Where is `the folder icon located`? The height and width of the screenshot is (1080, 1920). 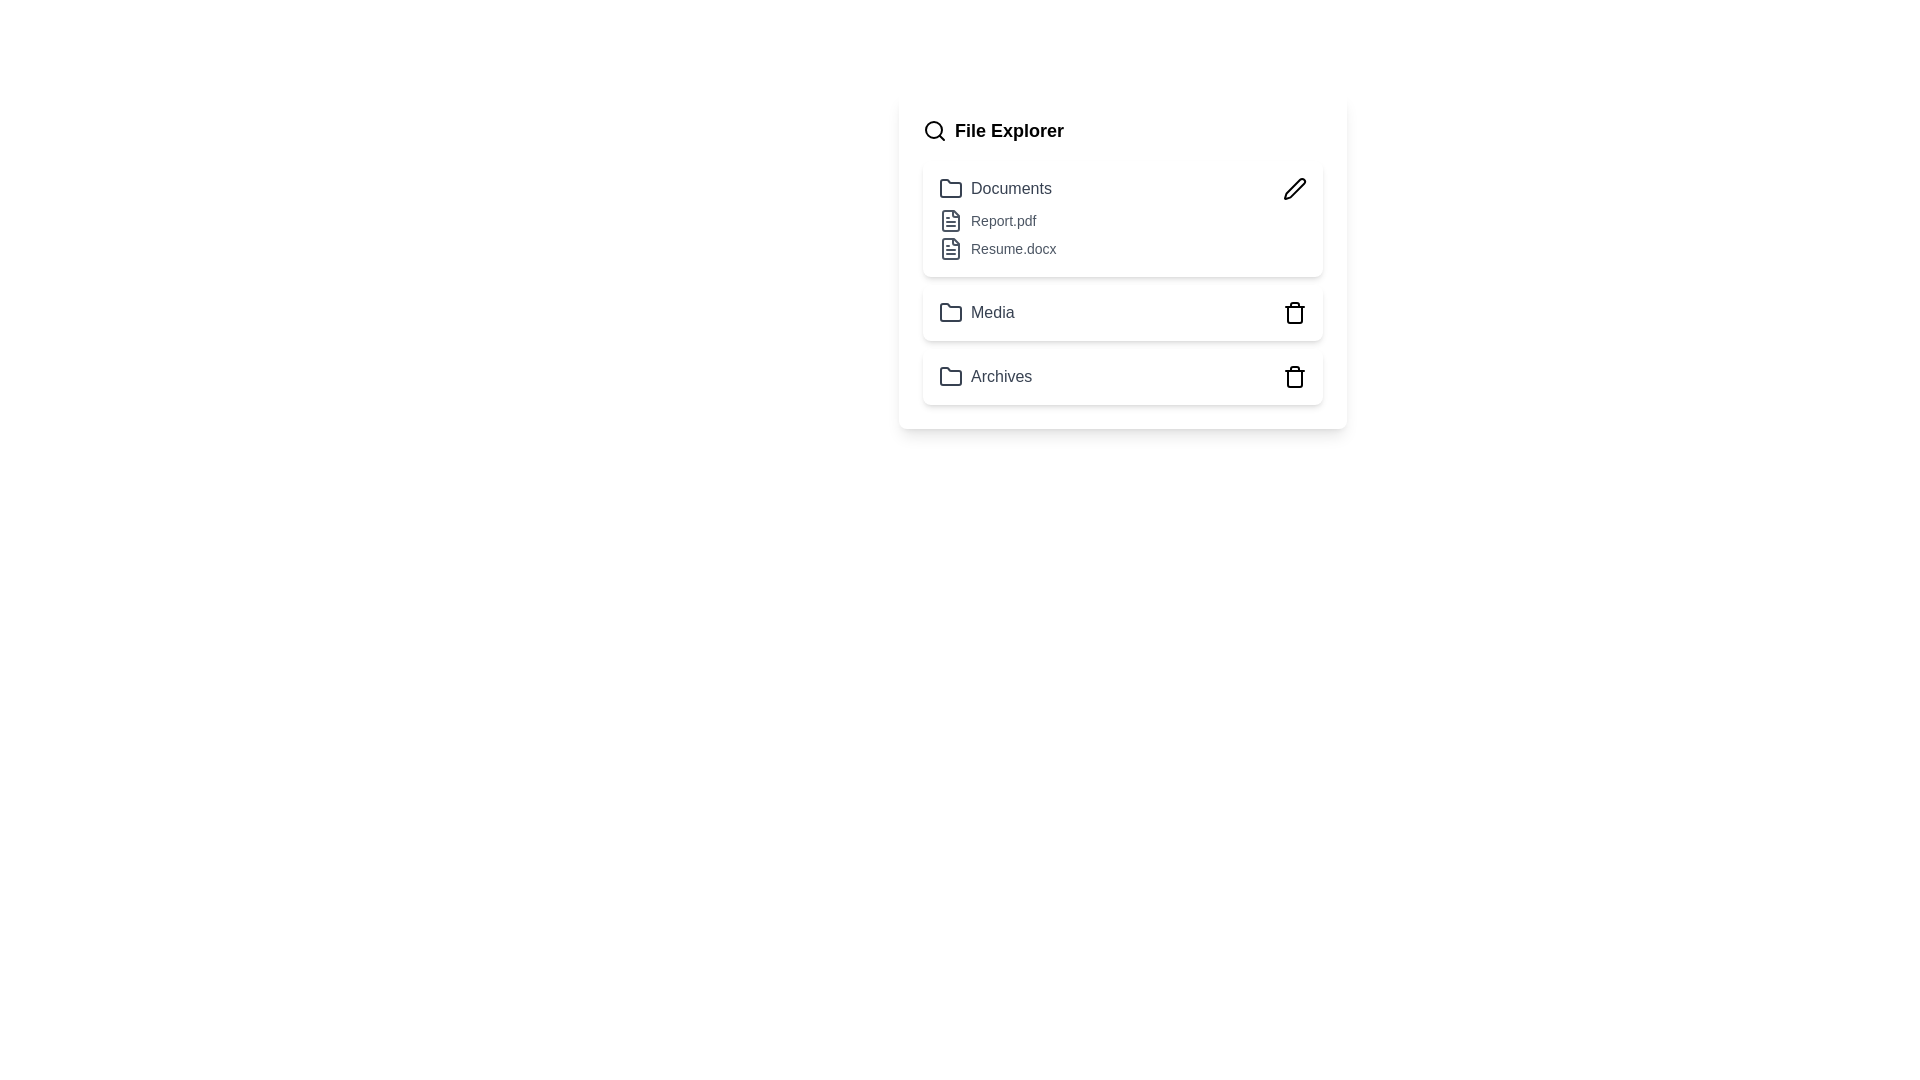 the folder icon located is located at coordinates (949, 312).